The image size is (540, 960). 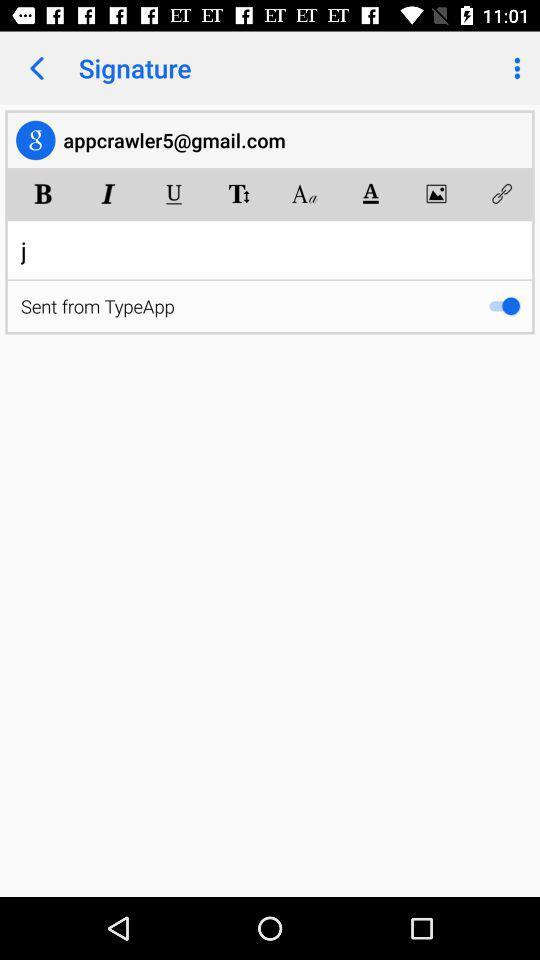 What do you see at coordinates (173, 194) in the screenshot?
I see `the app below the appcrawler5@gmail.com item` at bounding box center [173, 194].